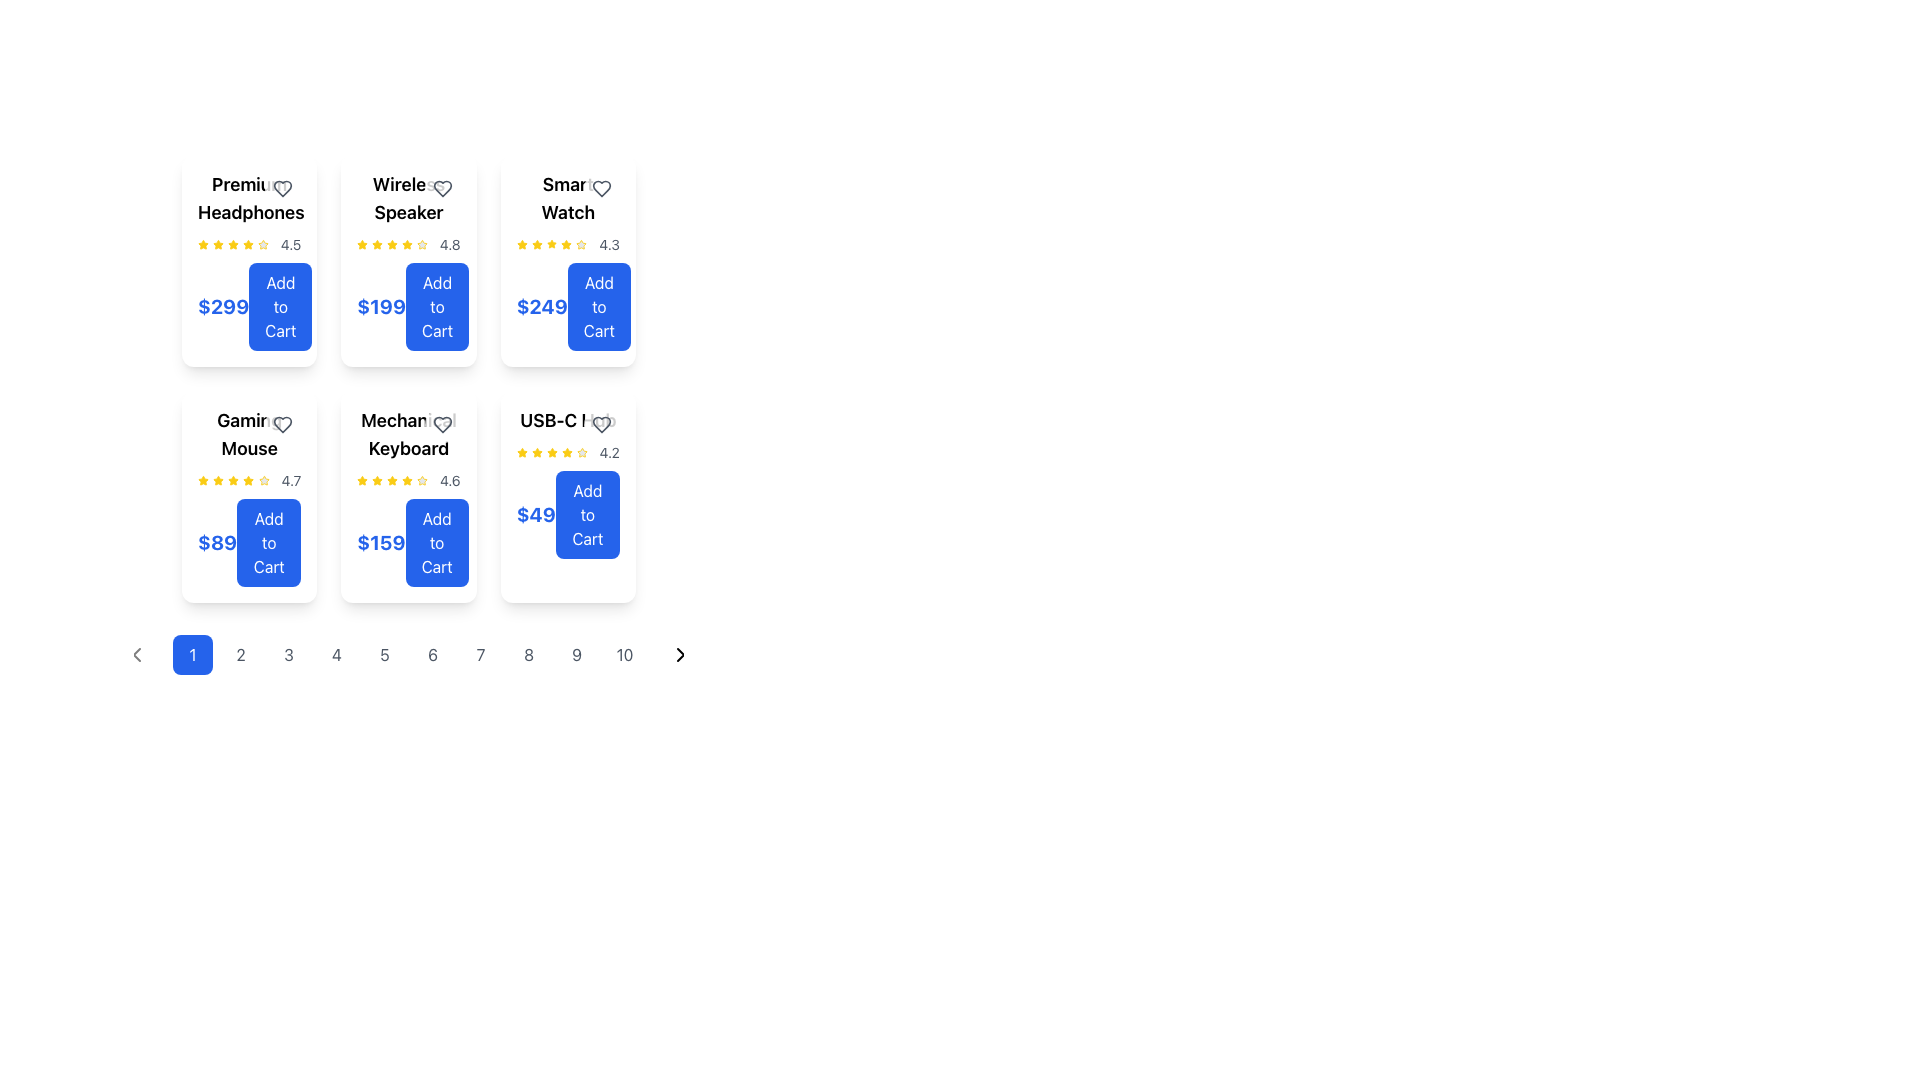  Describe the element at coordinates (552, 244) in the screenshot. I see `the fourth filled yellow star icon in the rating section of the 'Smart Watch' card located in the third column of the first row` at that location.